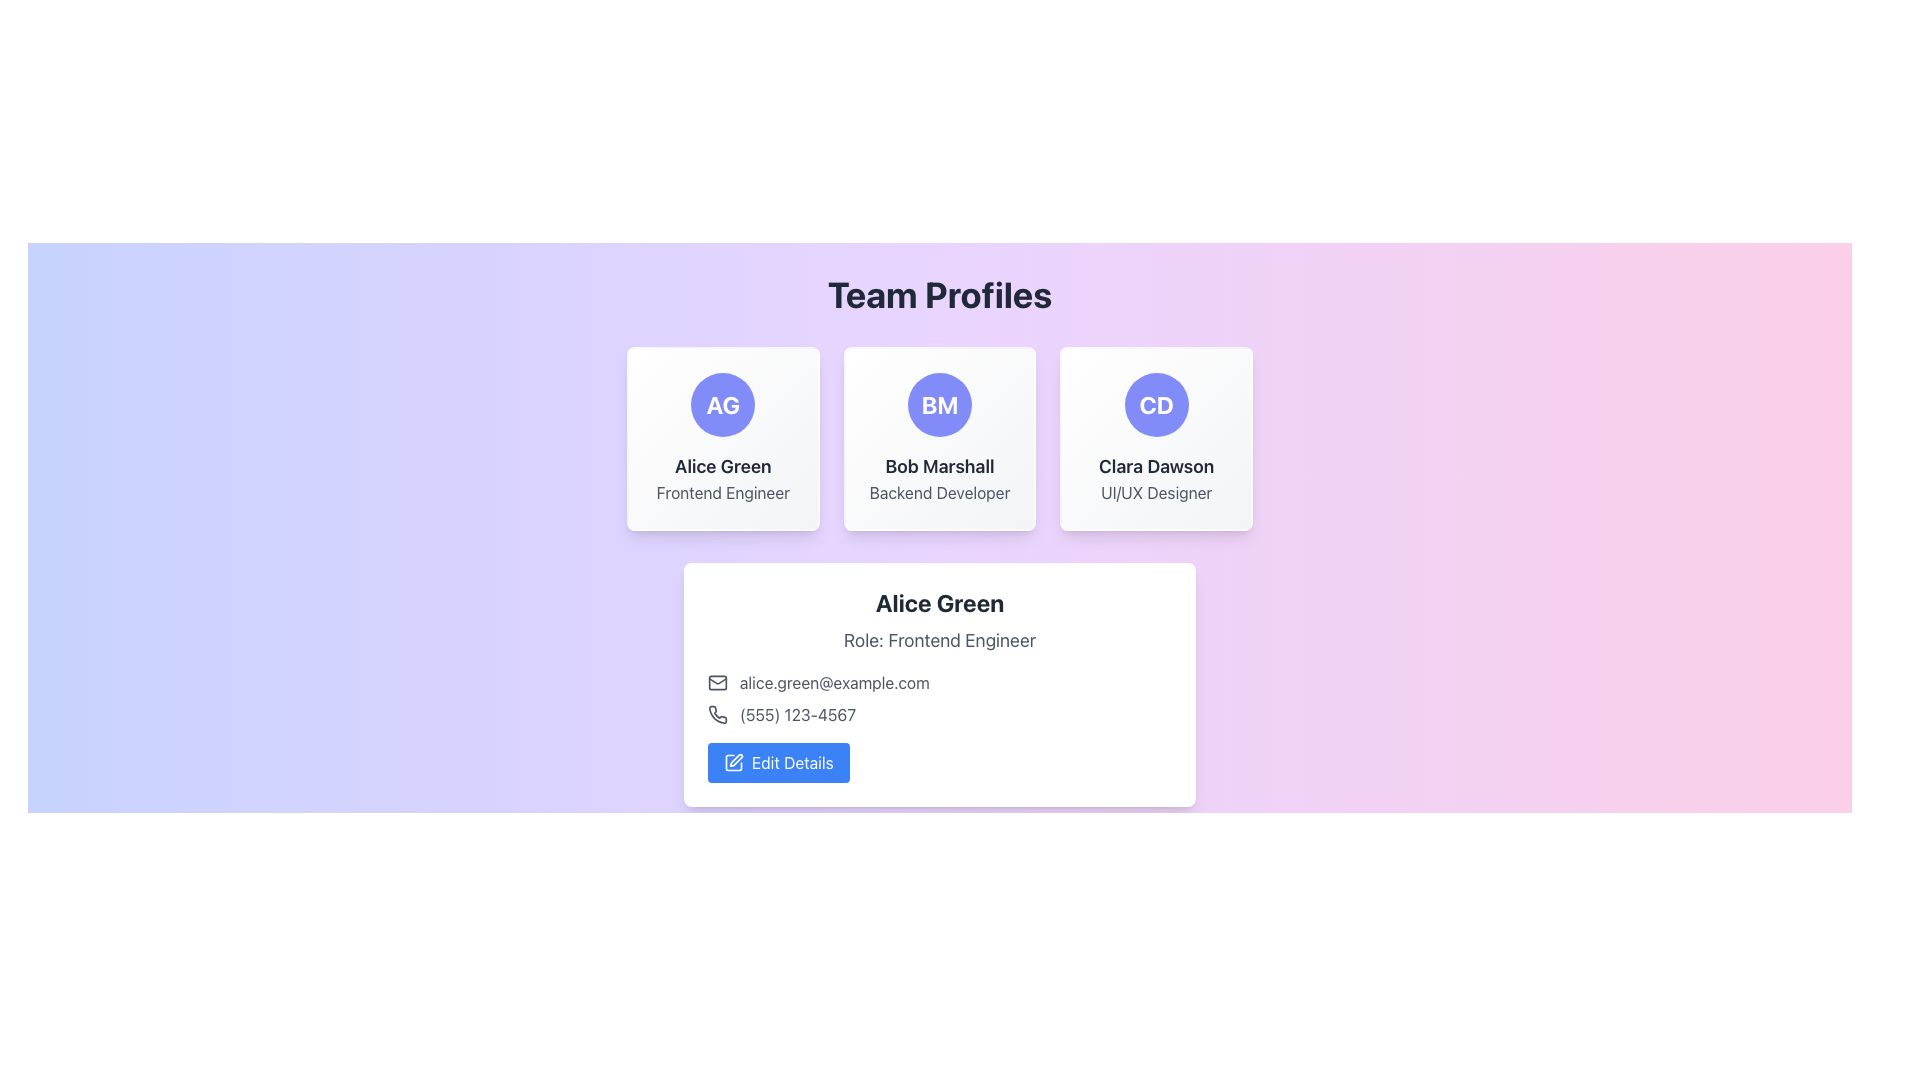 This screenshot has width=1920, height=1080. What do you see at coordinates (718, 713) in the screenshot?
I see `the decorative phone number icon located to the left of the text '(555) 123-4567' in the contact information section for Alice Green` at bounding box center [718, 713].